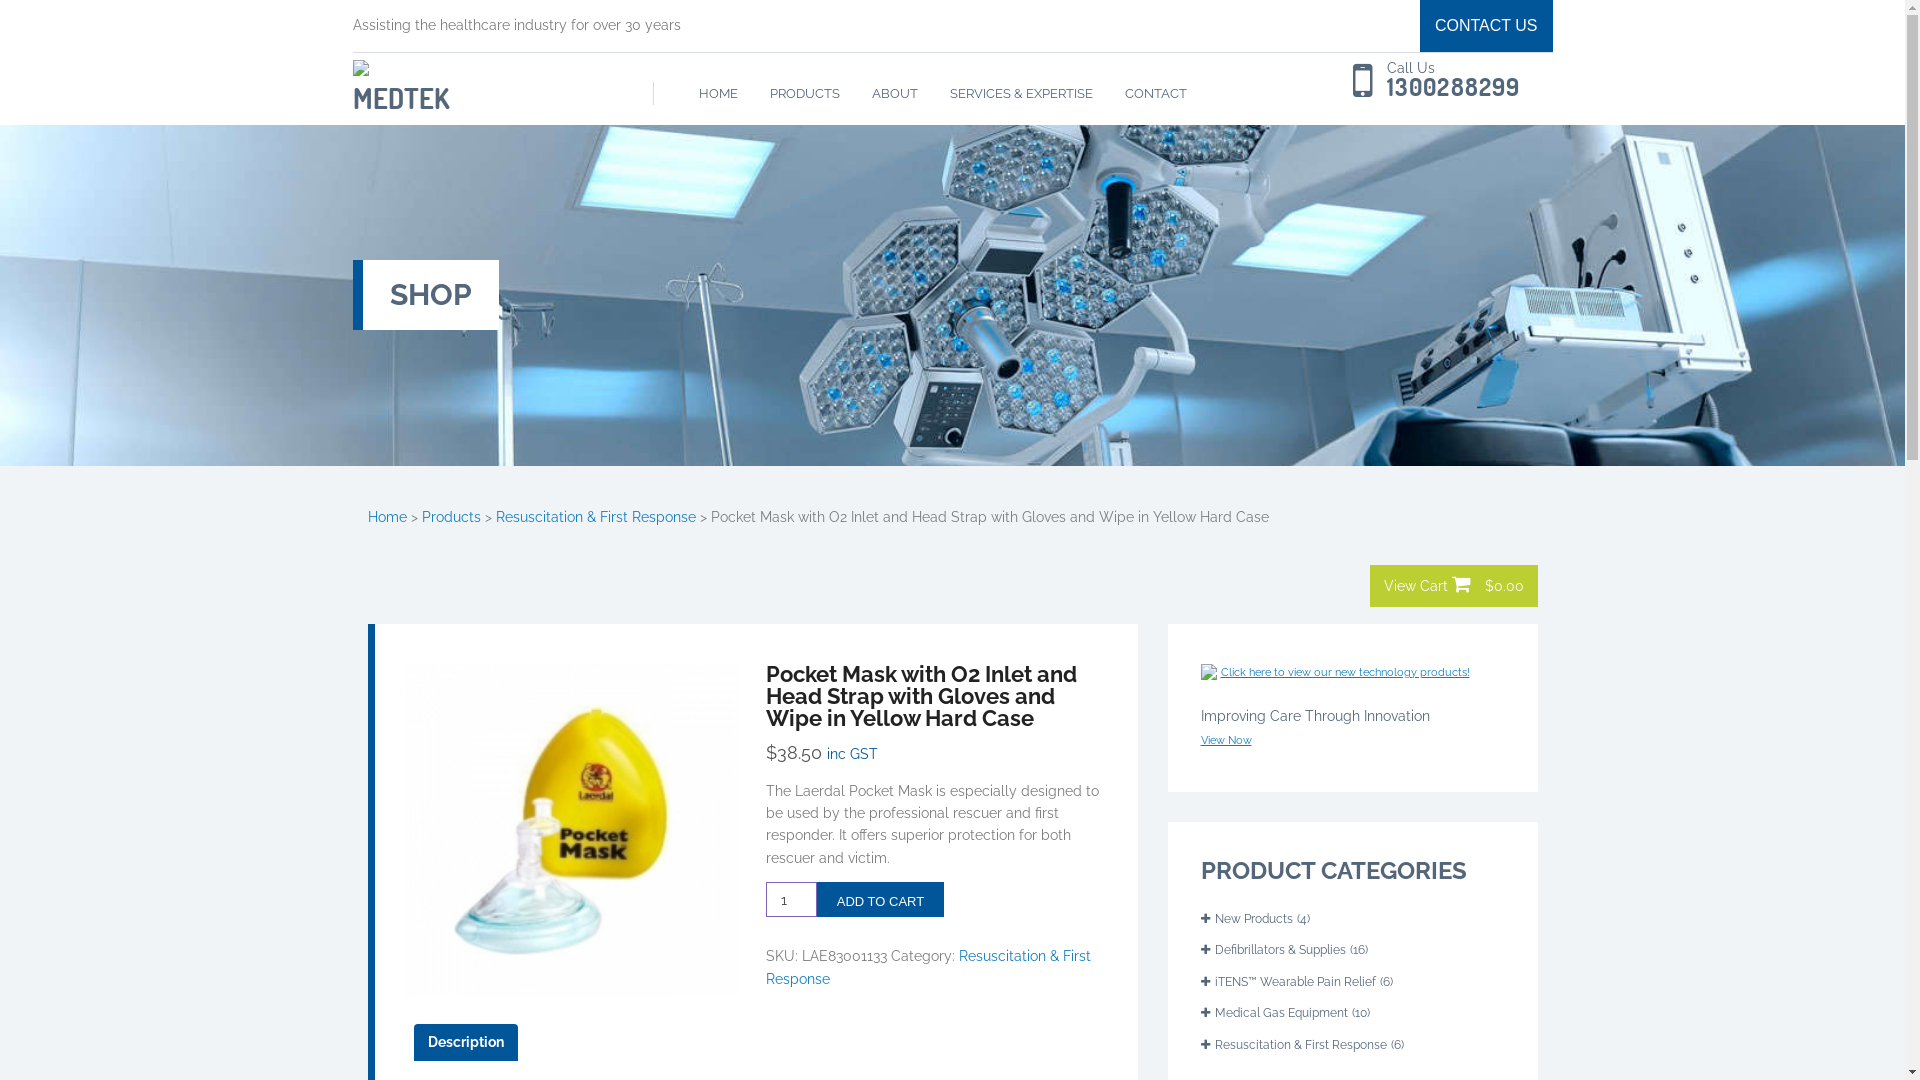 The height and width of the screenshot is (1080, 1920). What do you see at coordinates (1156, 93) in the screenshot?
I see `'CONTACT'` at bounding box center [1156, 93].